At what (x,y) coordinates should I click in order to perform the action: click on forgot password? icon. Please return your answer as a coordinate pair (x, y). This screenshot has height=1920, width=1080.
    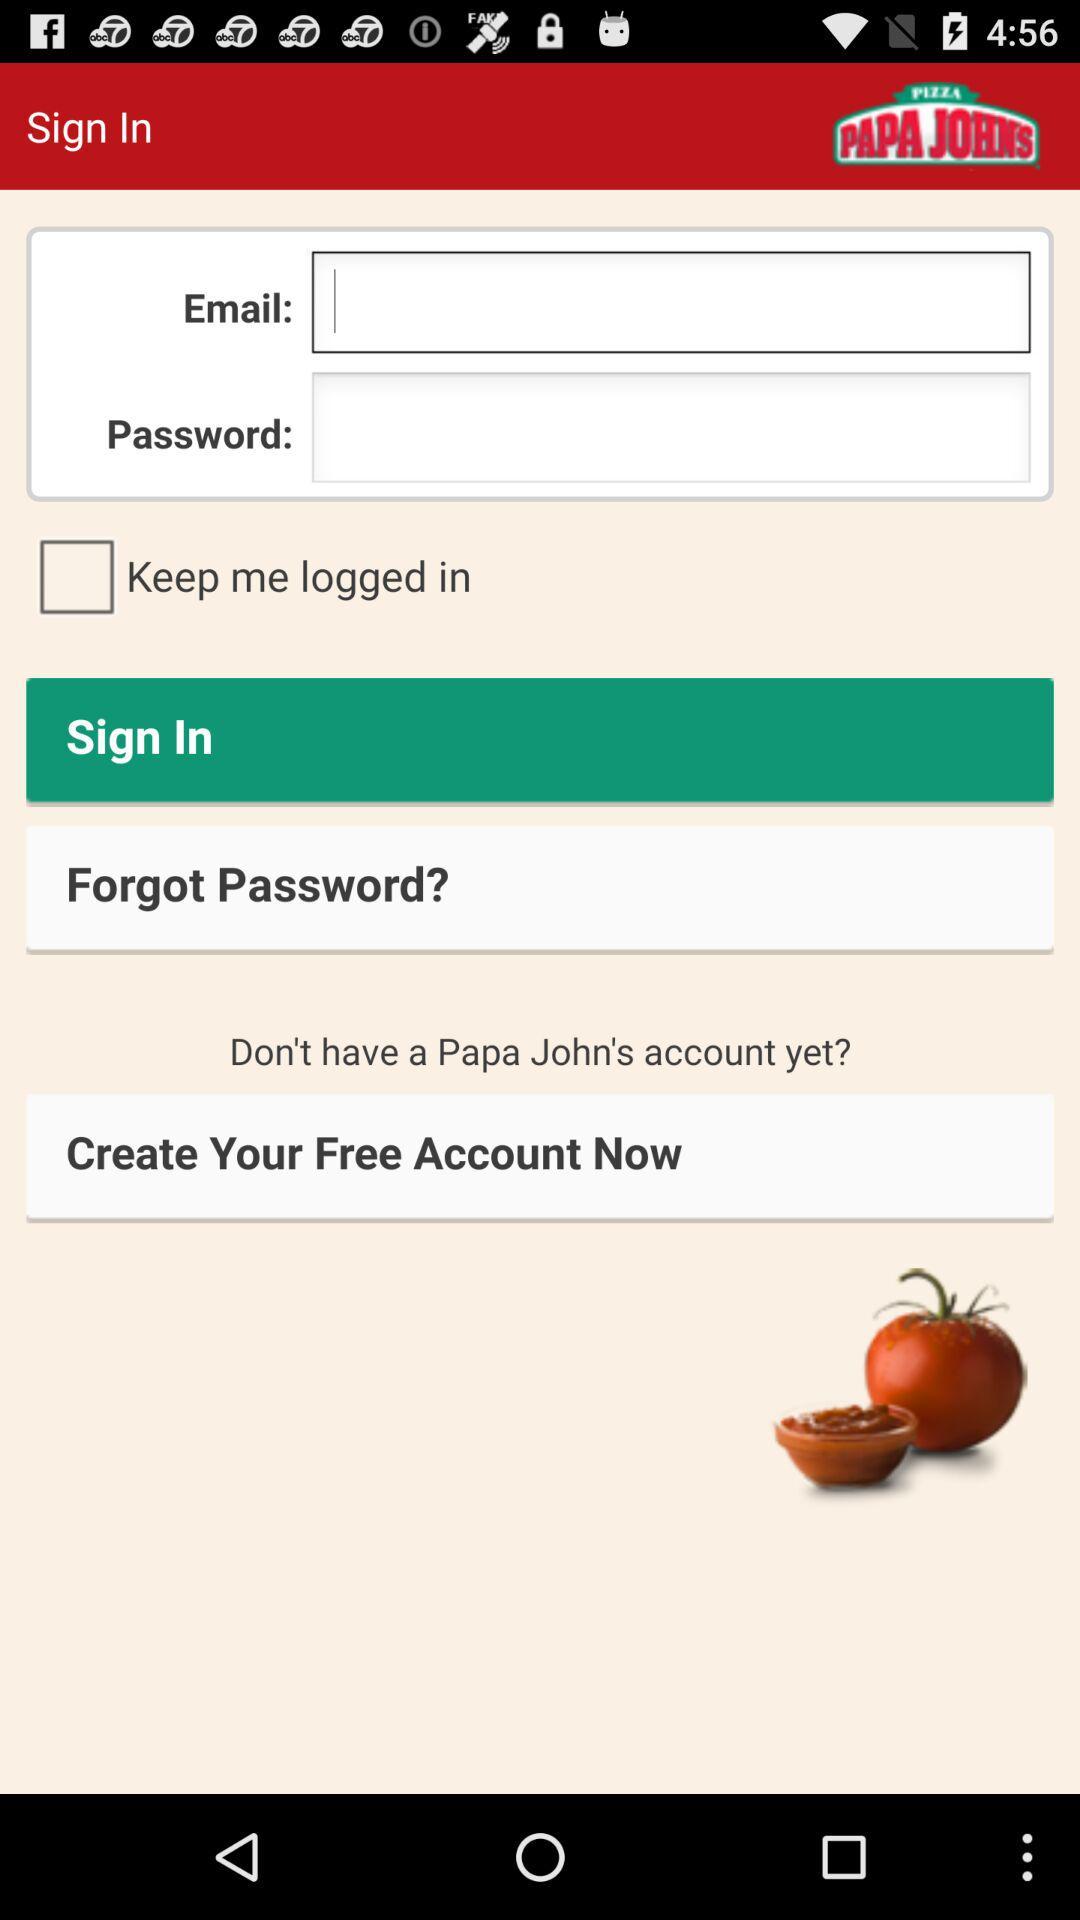
    Looking at the image, I should click on (540, 889).